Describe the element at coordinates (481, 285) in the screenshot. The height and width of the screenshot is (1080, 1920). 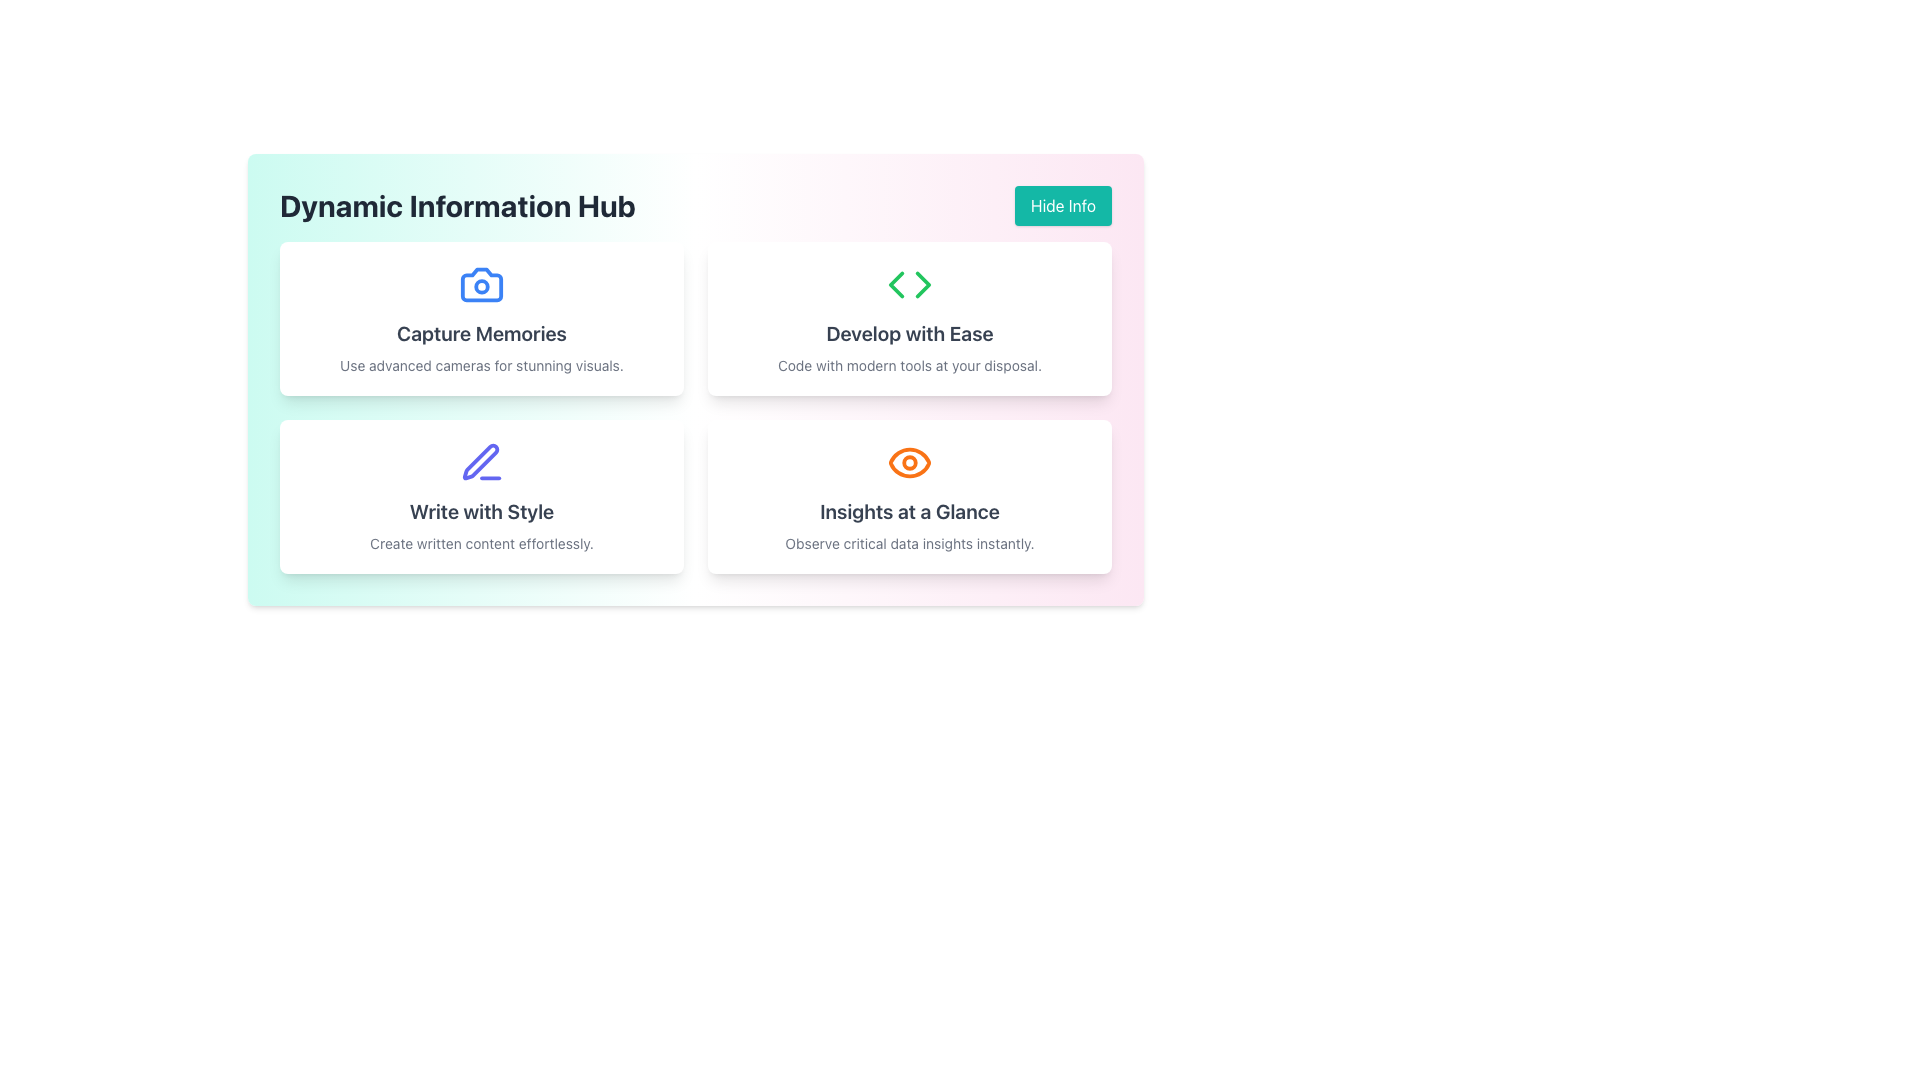
I see `the blue camera icon located in the top-left card of the grid layout, positioned above the 'Capture Memories' text` at that location.